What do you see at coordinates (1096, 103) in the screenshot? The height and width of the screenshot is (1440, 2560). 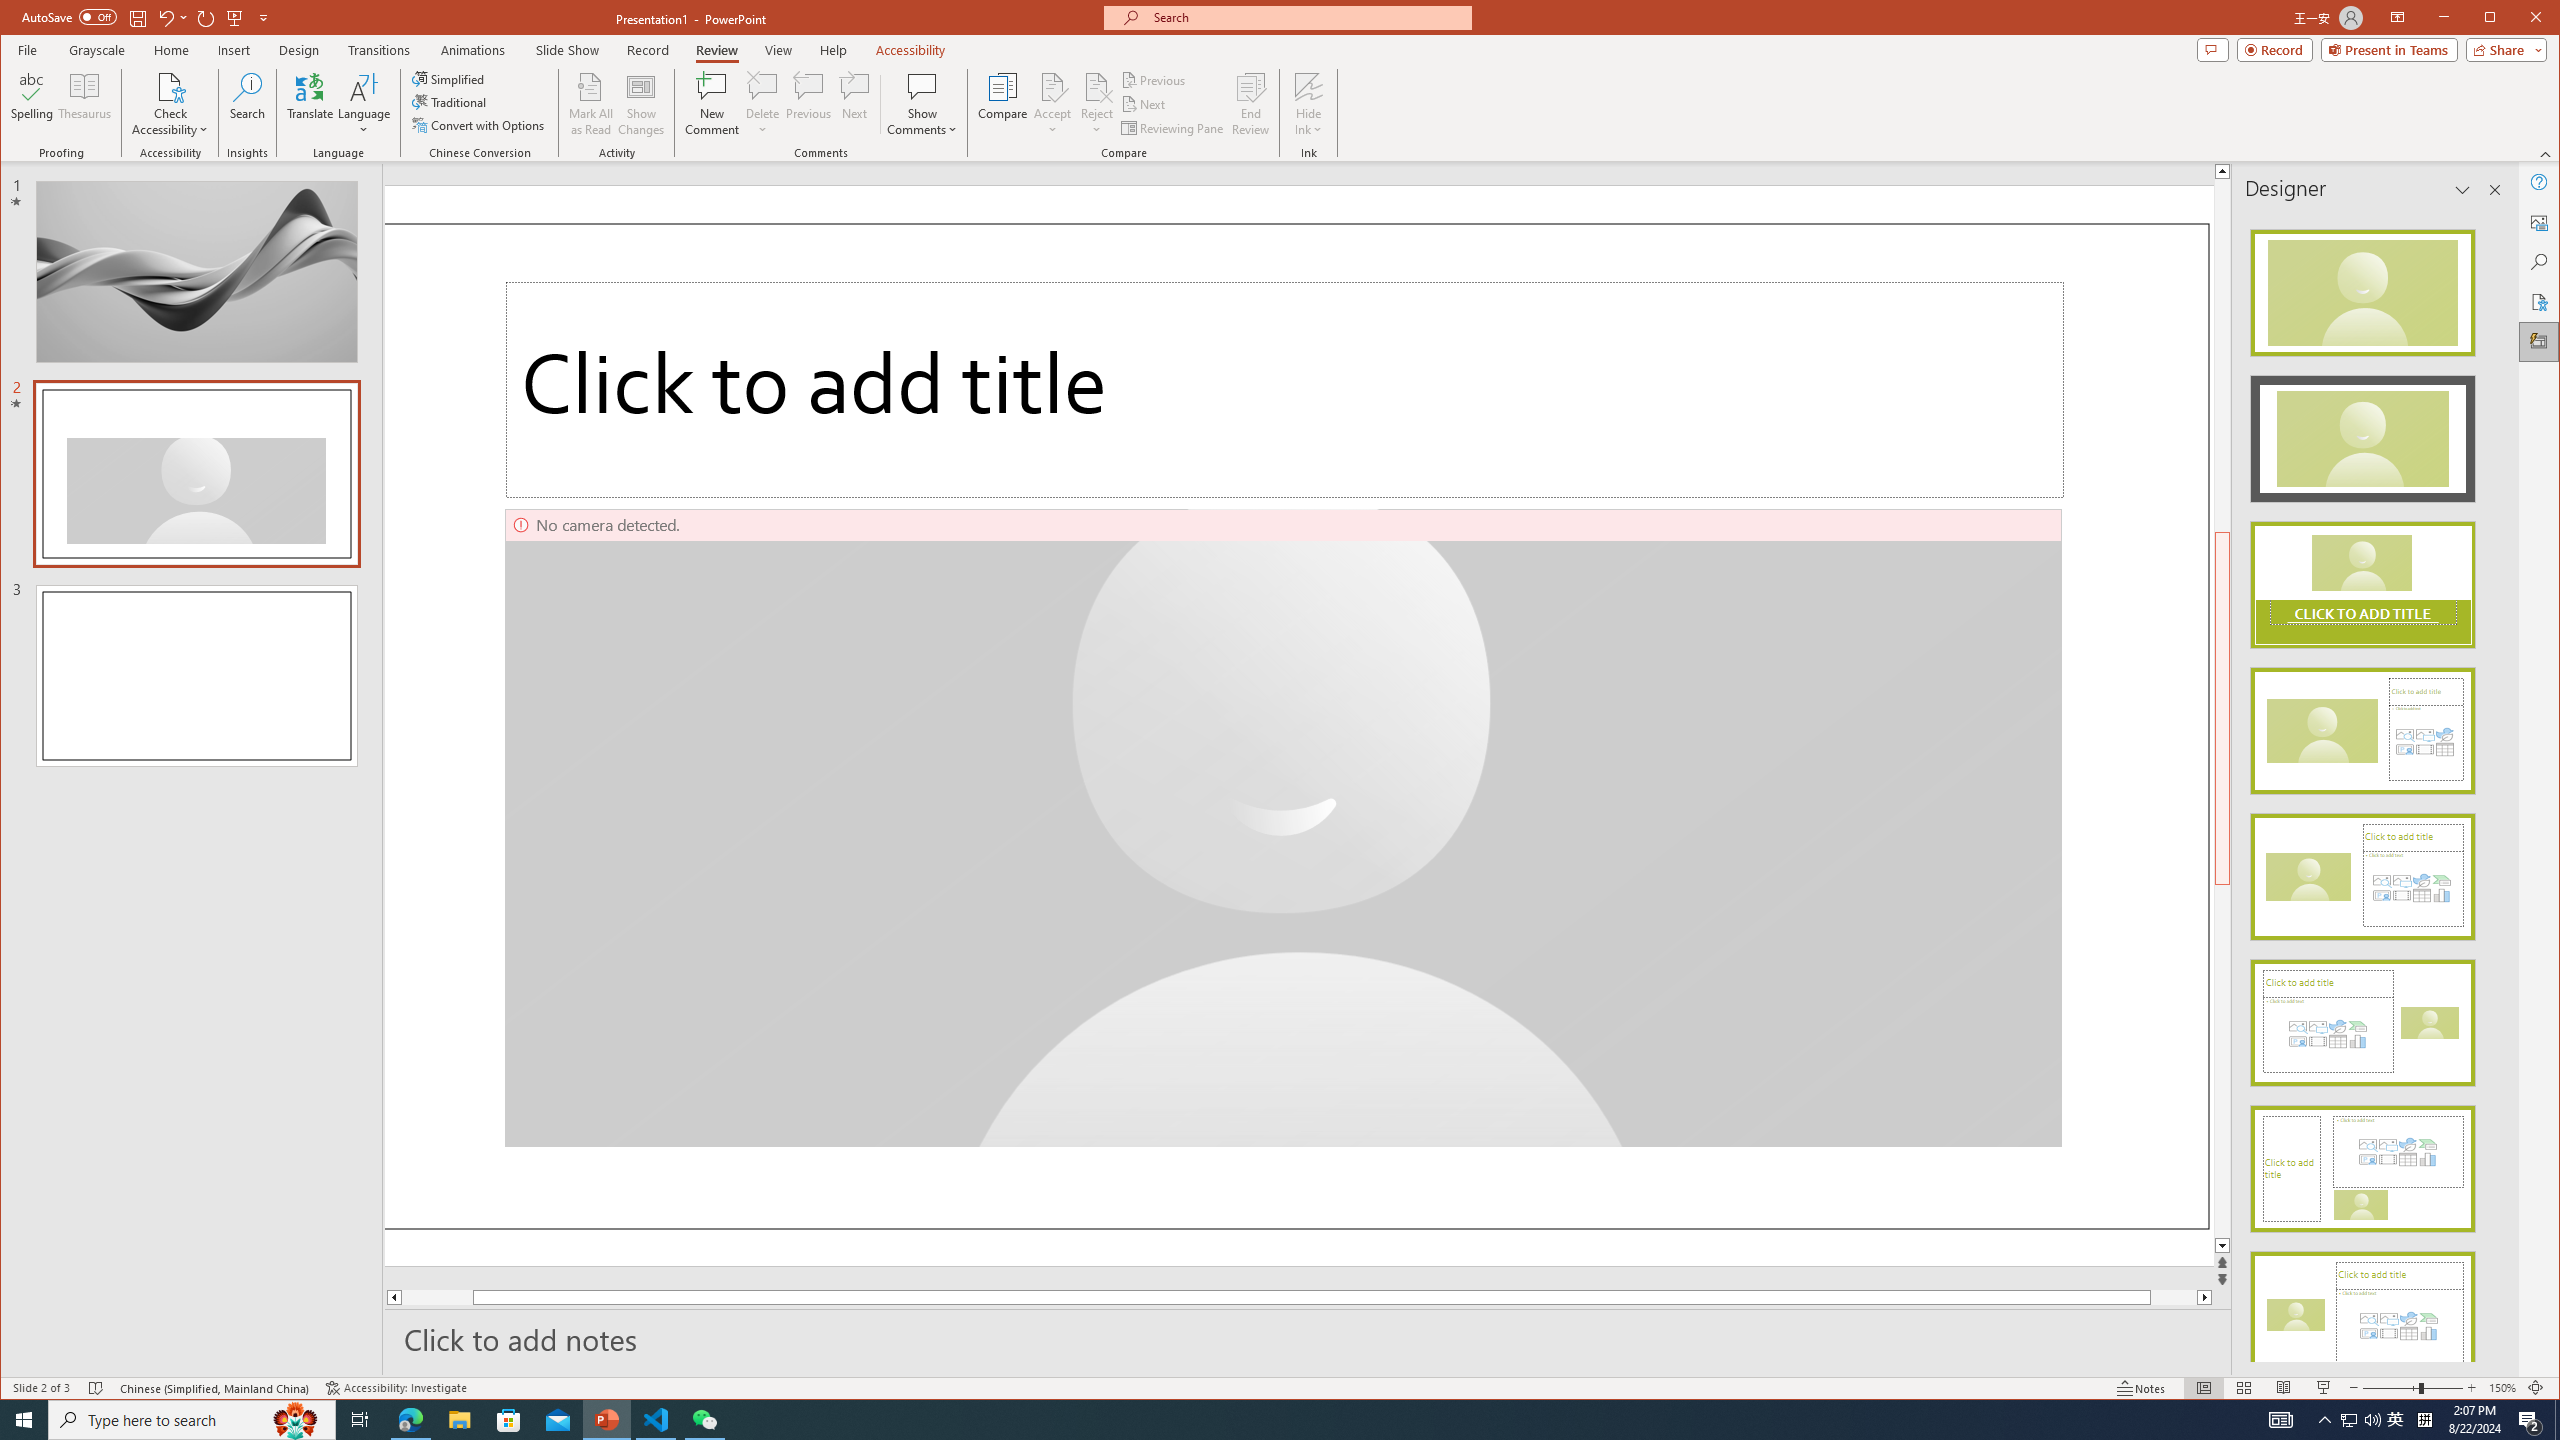 I see `'Reject'` at bounding box center [1096, 103].